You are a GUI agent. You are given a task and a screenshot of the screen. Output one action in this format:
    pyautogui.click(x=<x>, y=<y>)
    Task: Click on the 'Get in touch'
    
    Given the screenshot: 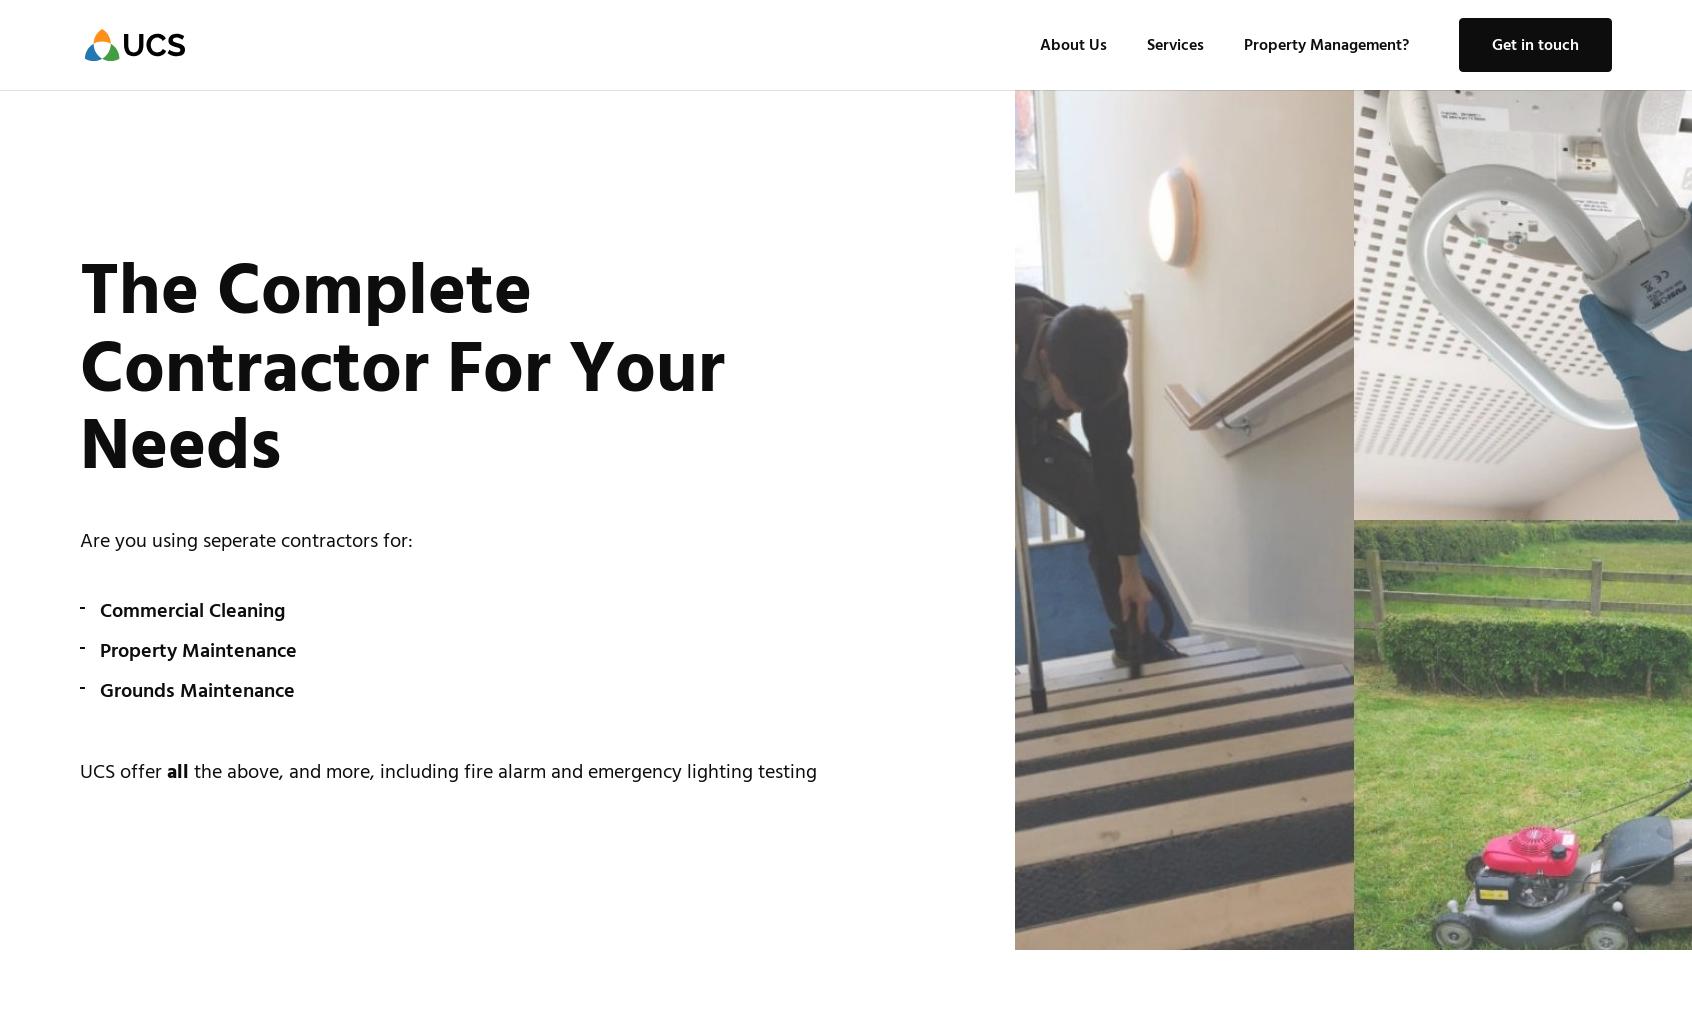 What is the action you would take?
    pyautogui.click(x=1492, y=44)
    